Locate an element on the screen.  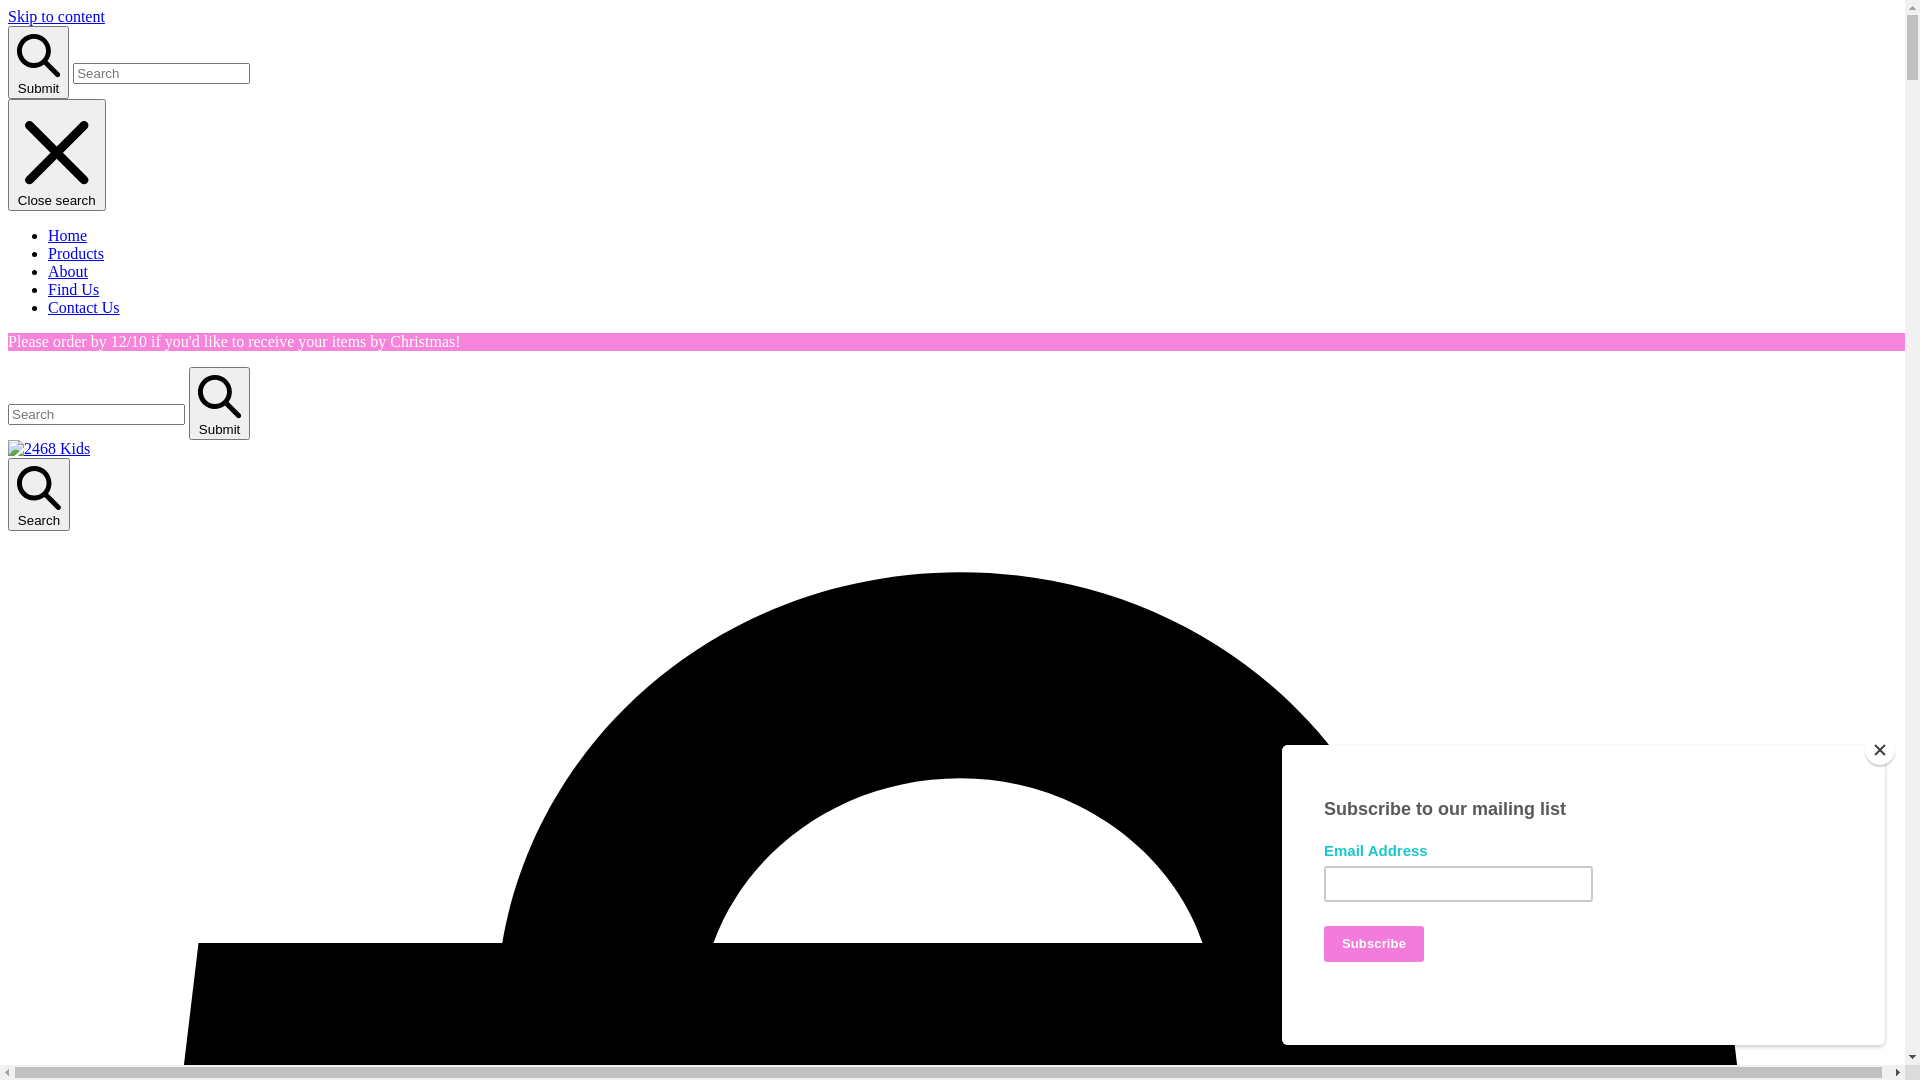
'Find Us' is located at coordinates (73, 289).